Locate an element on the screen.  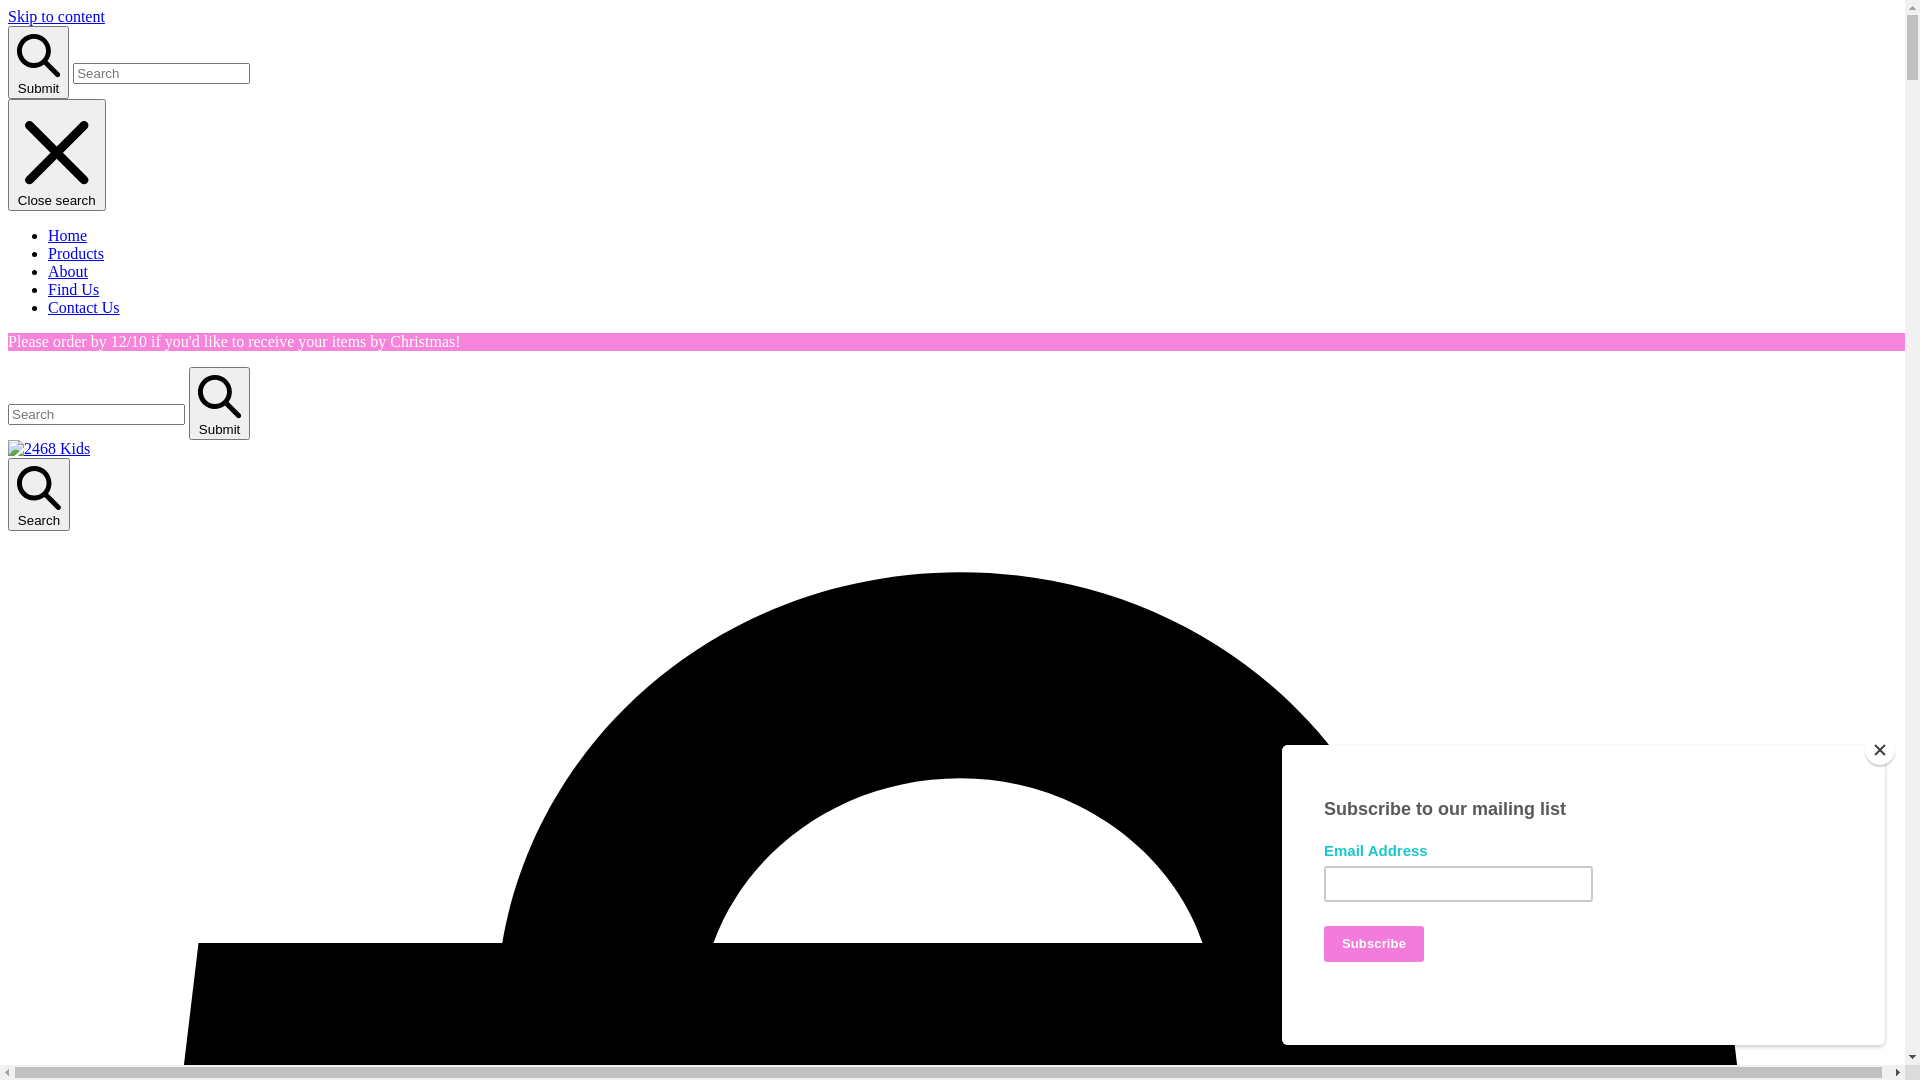
'Find Us' is located at coordinates (73, 289).